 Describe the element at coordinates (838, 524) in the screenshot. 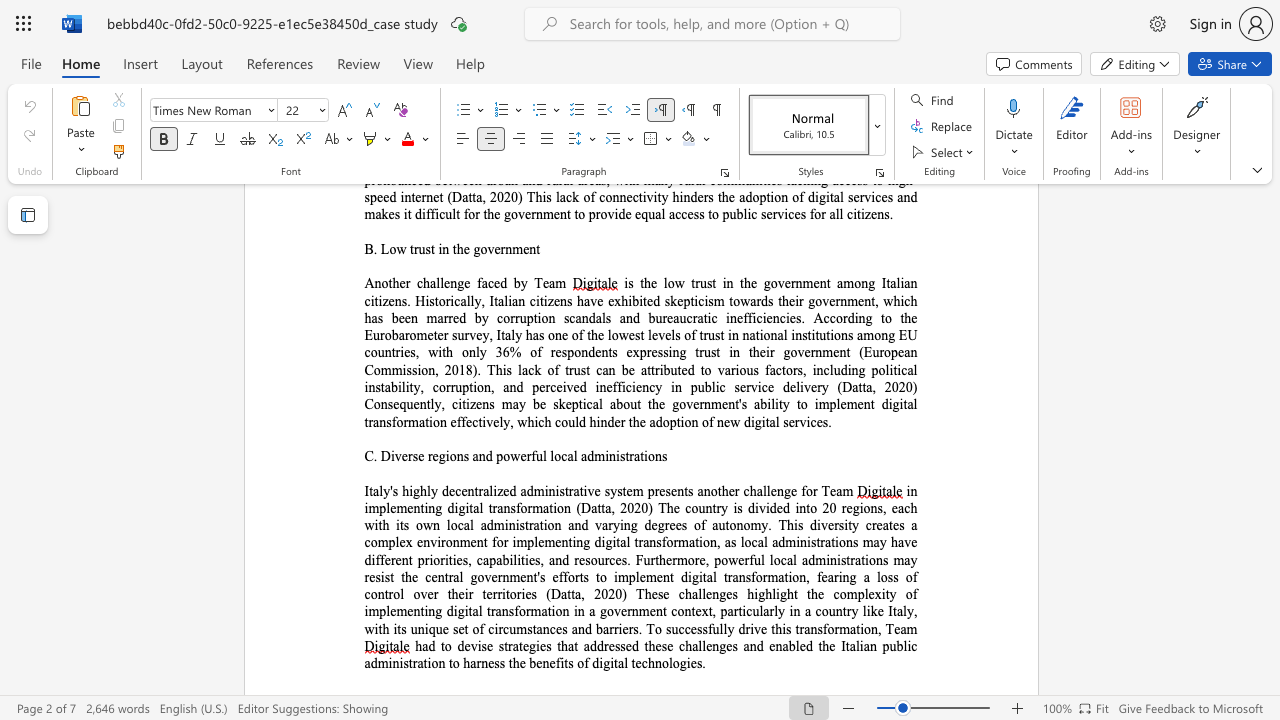

I see `the subset text "sity creates a complex environment for implementing digital transformation, as local administrations may have different priorities, capabiliti" within the text "in implementing digital transformation (Datta, 2020) The country is divided into 20 regions, each with its own local administration and varying degrees of autonomy. This diversity creates a complex environment for implementing digital transformation, as local administrations may have different priorities, capabilities, and resources. Furthermore, powerful local administrations may resist the central government"` at that location.